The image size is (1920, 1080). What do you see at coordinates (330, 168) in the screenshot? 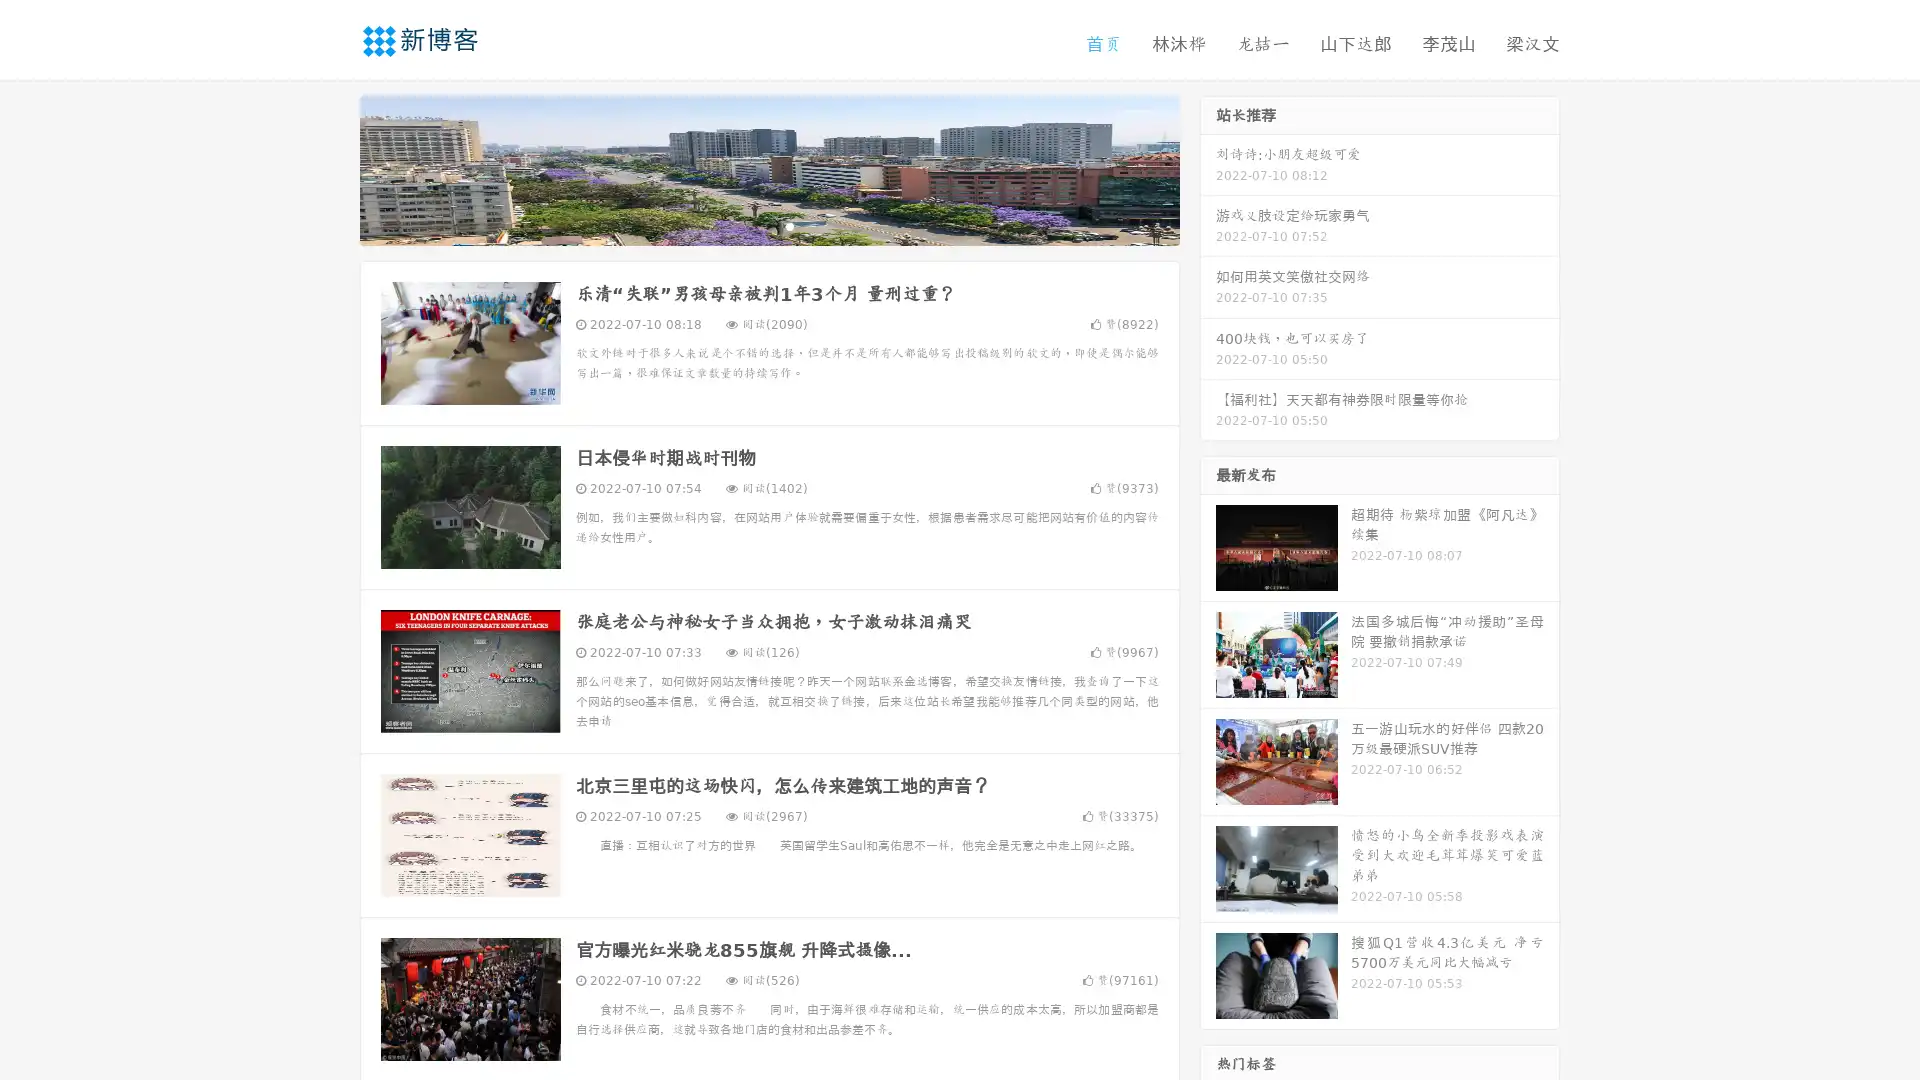
I see `Previous slide` at bounding box center [330, 168].